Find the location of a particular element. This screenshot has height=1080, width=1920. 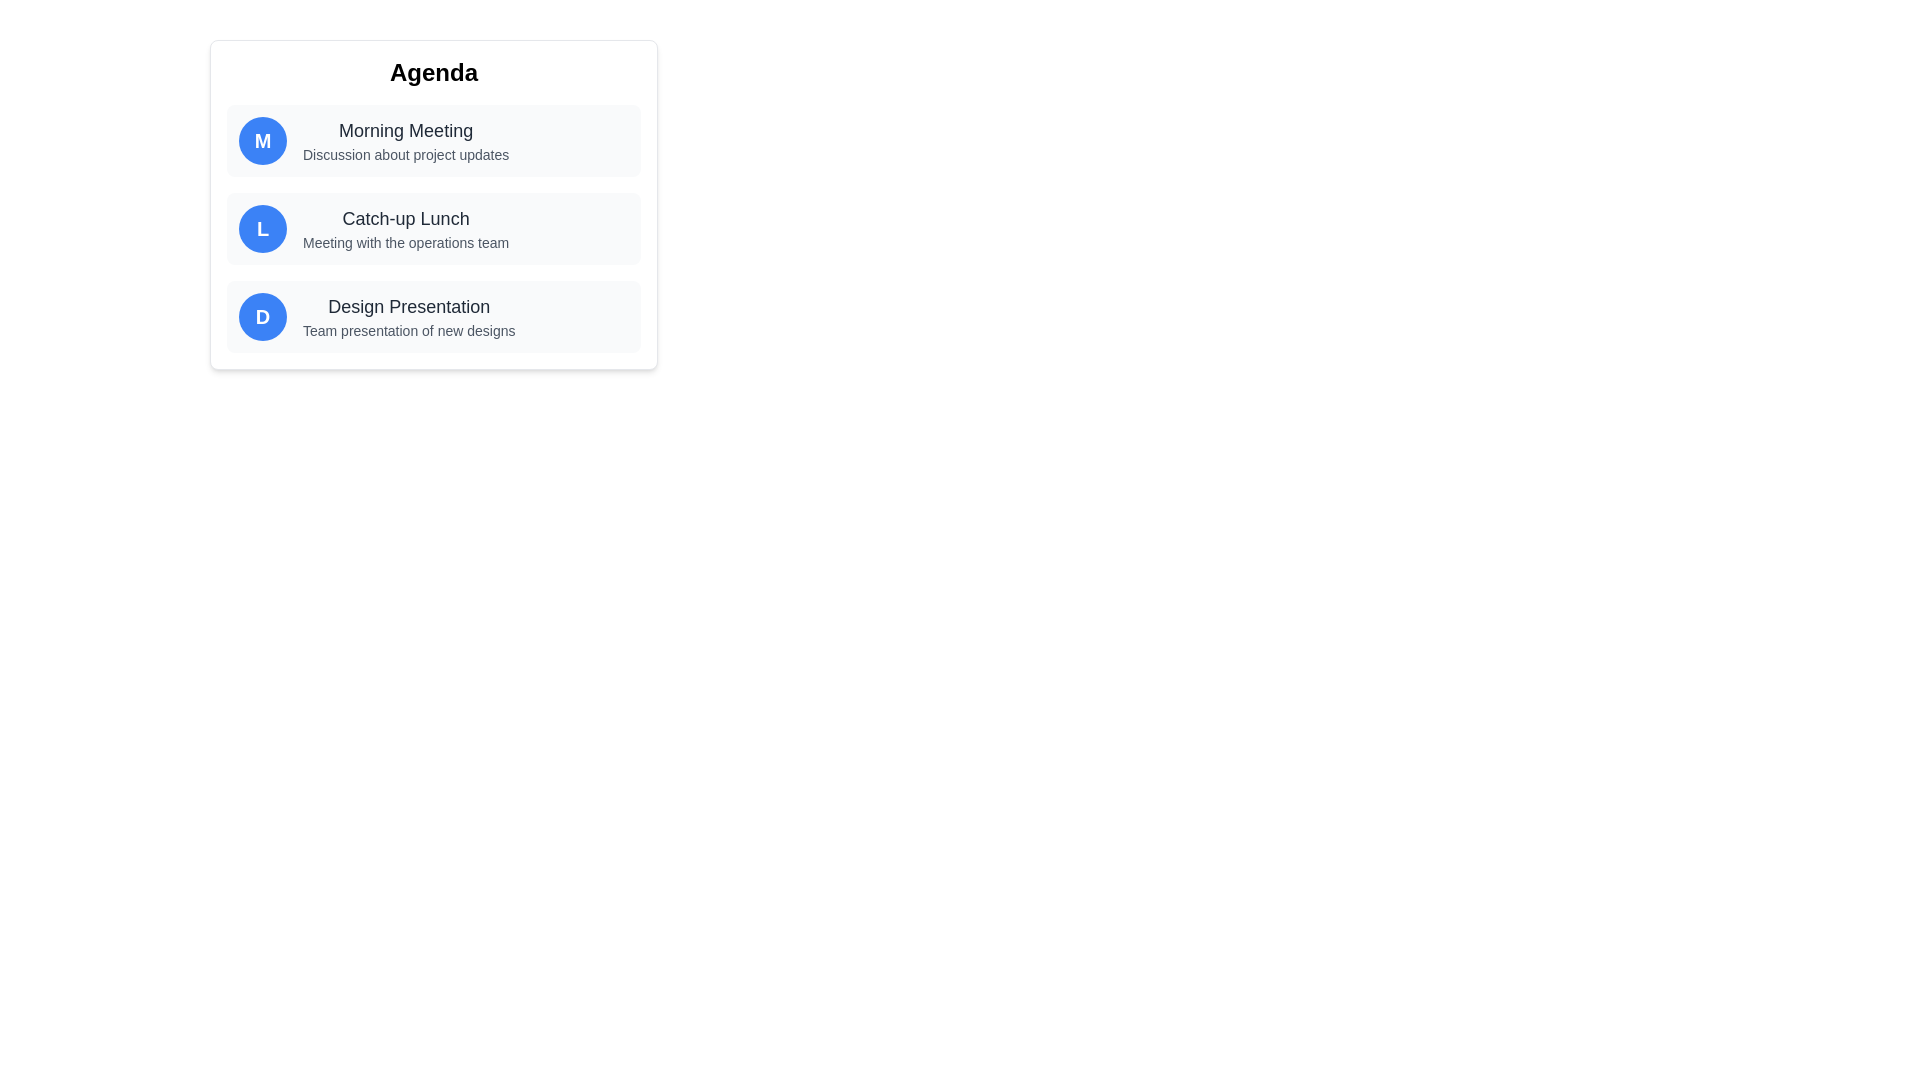

the List Entry titled 'Catch-up Lunch' with the description 'Meeting with the operations team' to focus on this item is located at coordinates (432, 204).